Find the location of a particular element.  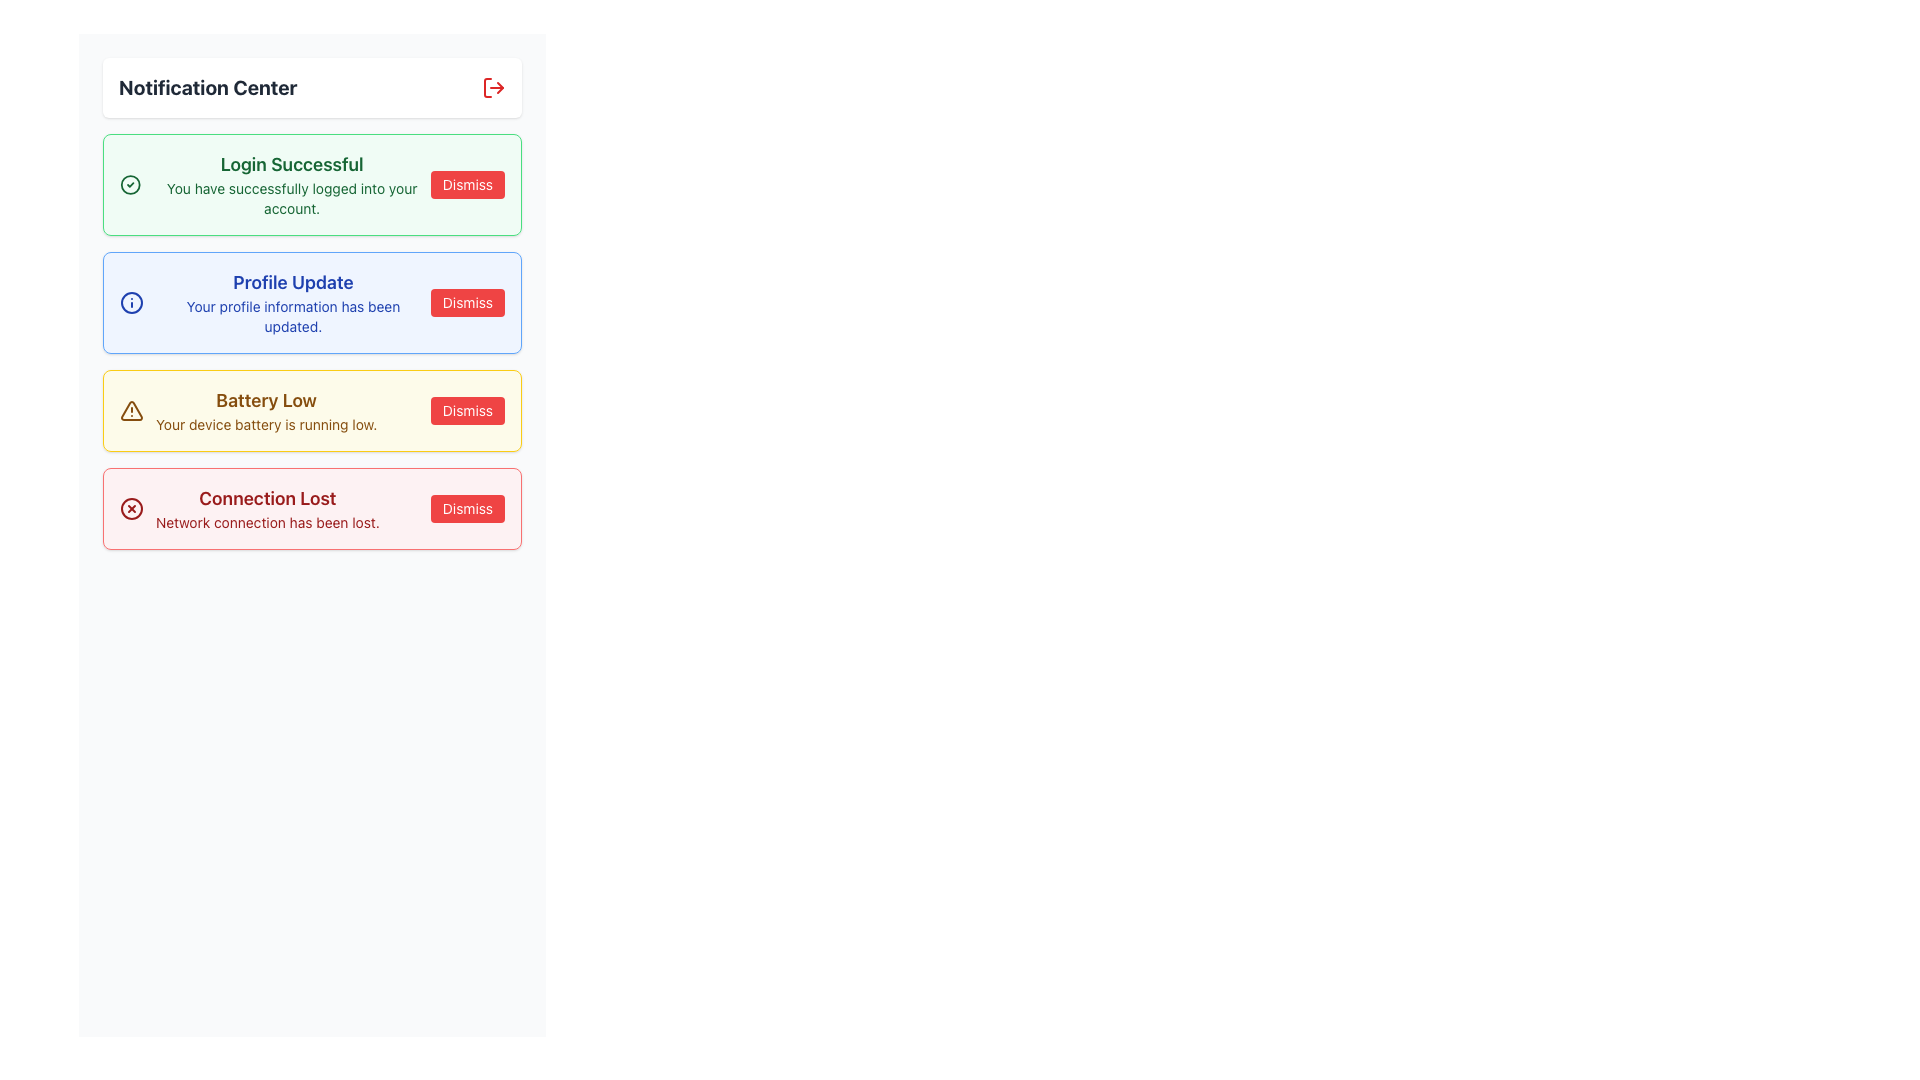

the text label that displays 'Battery Low' in the third notification card of the Notification Center, which is emphasized in dark brown color against a light yellow background is located at coordinates (265, 401).